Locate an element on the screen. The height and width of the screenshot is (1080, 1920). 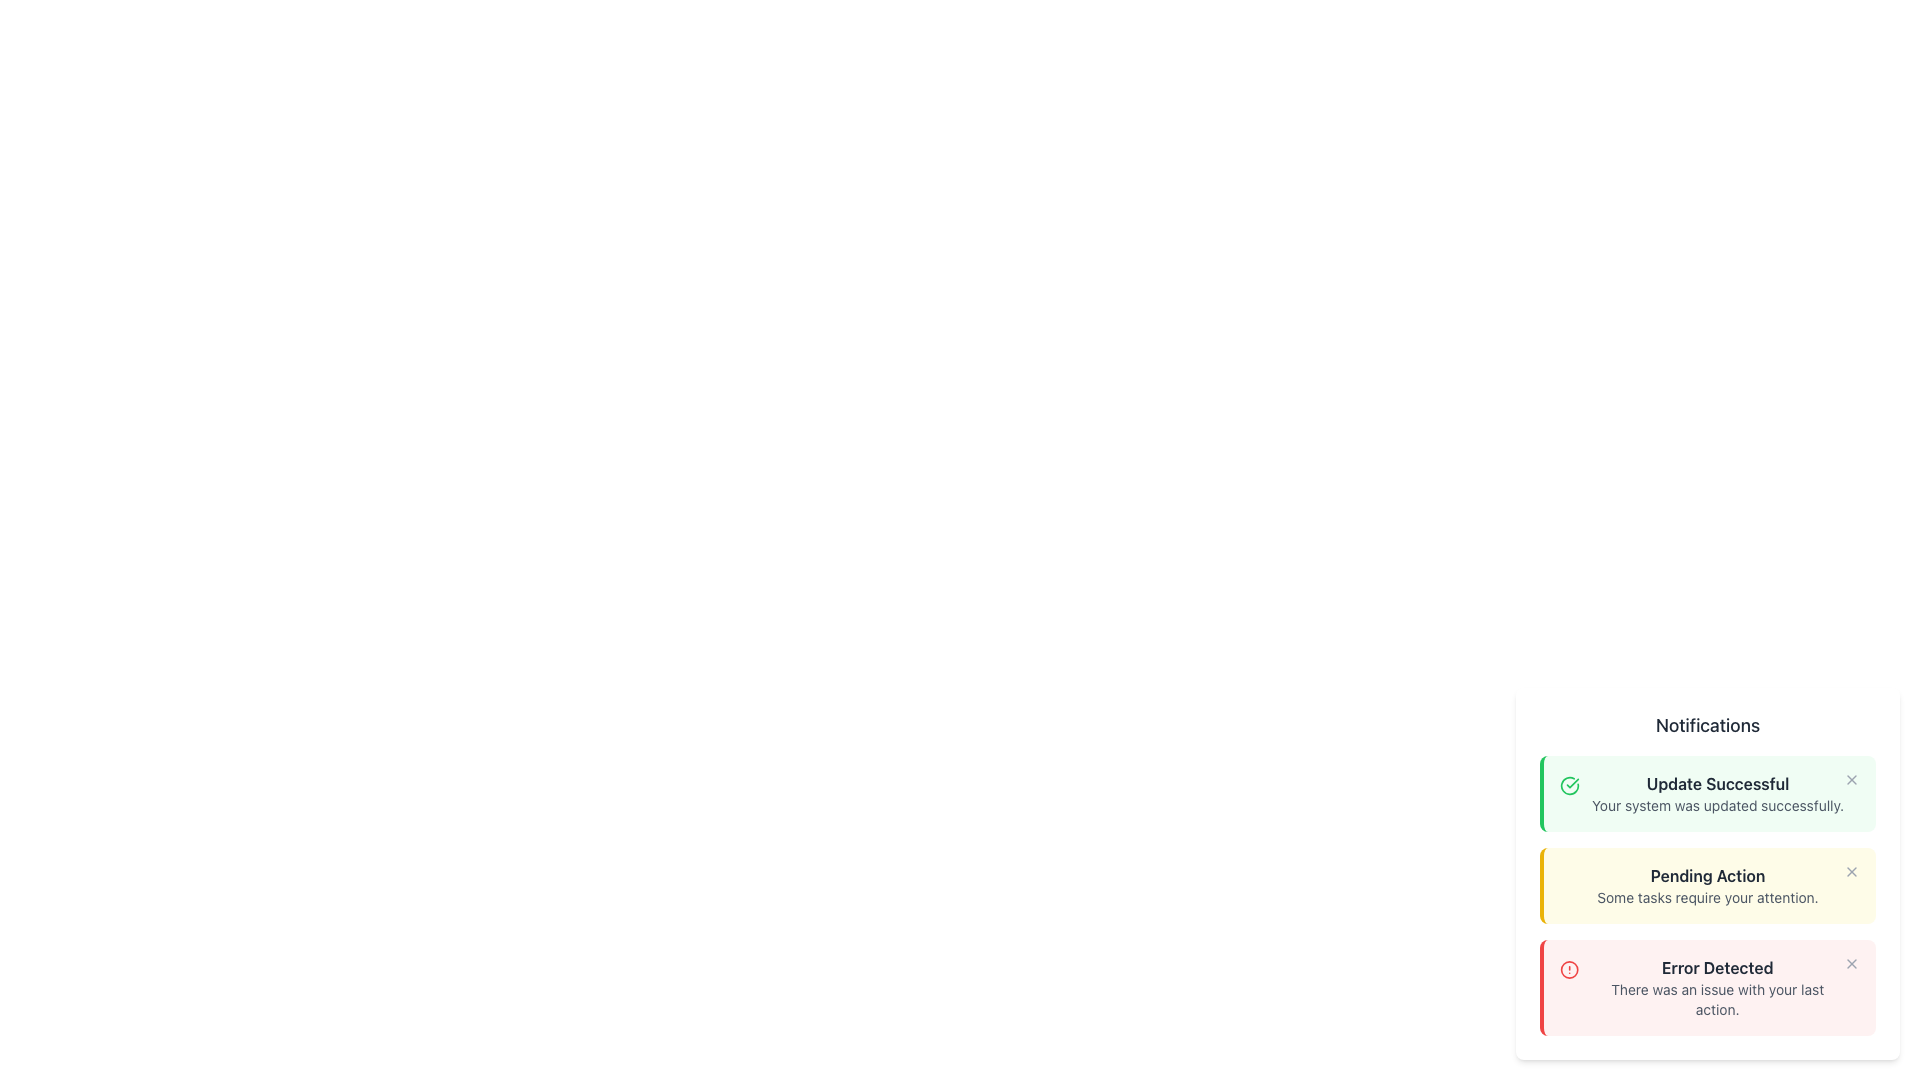
the interactive icon button located at the top-right corner of the 'Update Successful' notification card to change its appearance is located at coordinates (1851, 778).